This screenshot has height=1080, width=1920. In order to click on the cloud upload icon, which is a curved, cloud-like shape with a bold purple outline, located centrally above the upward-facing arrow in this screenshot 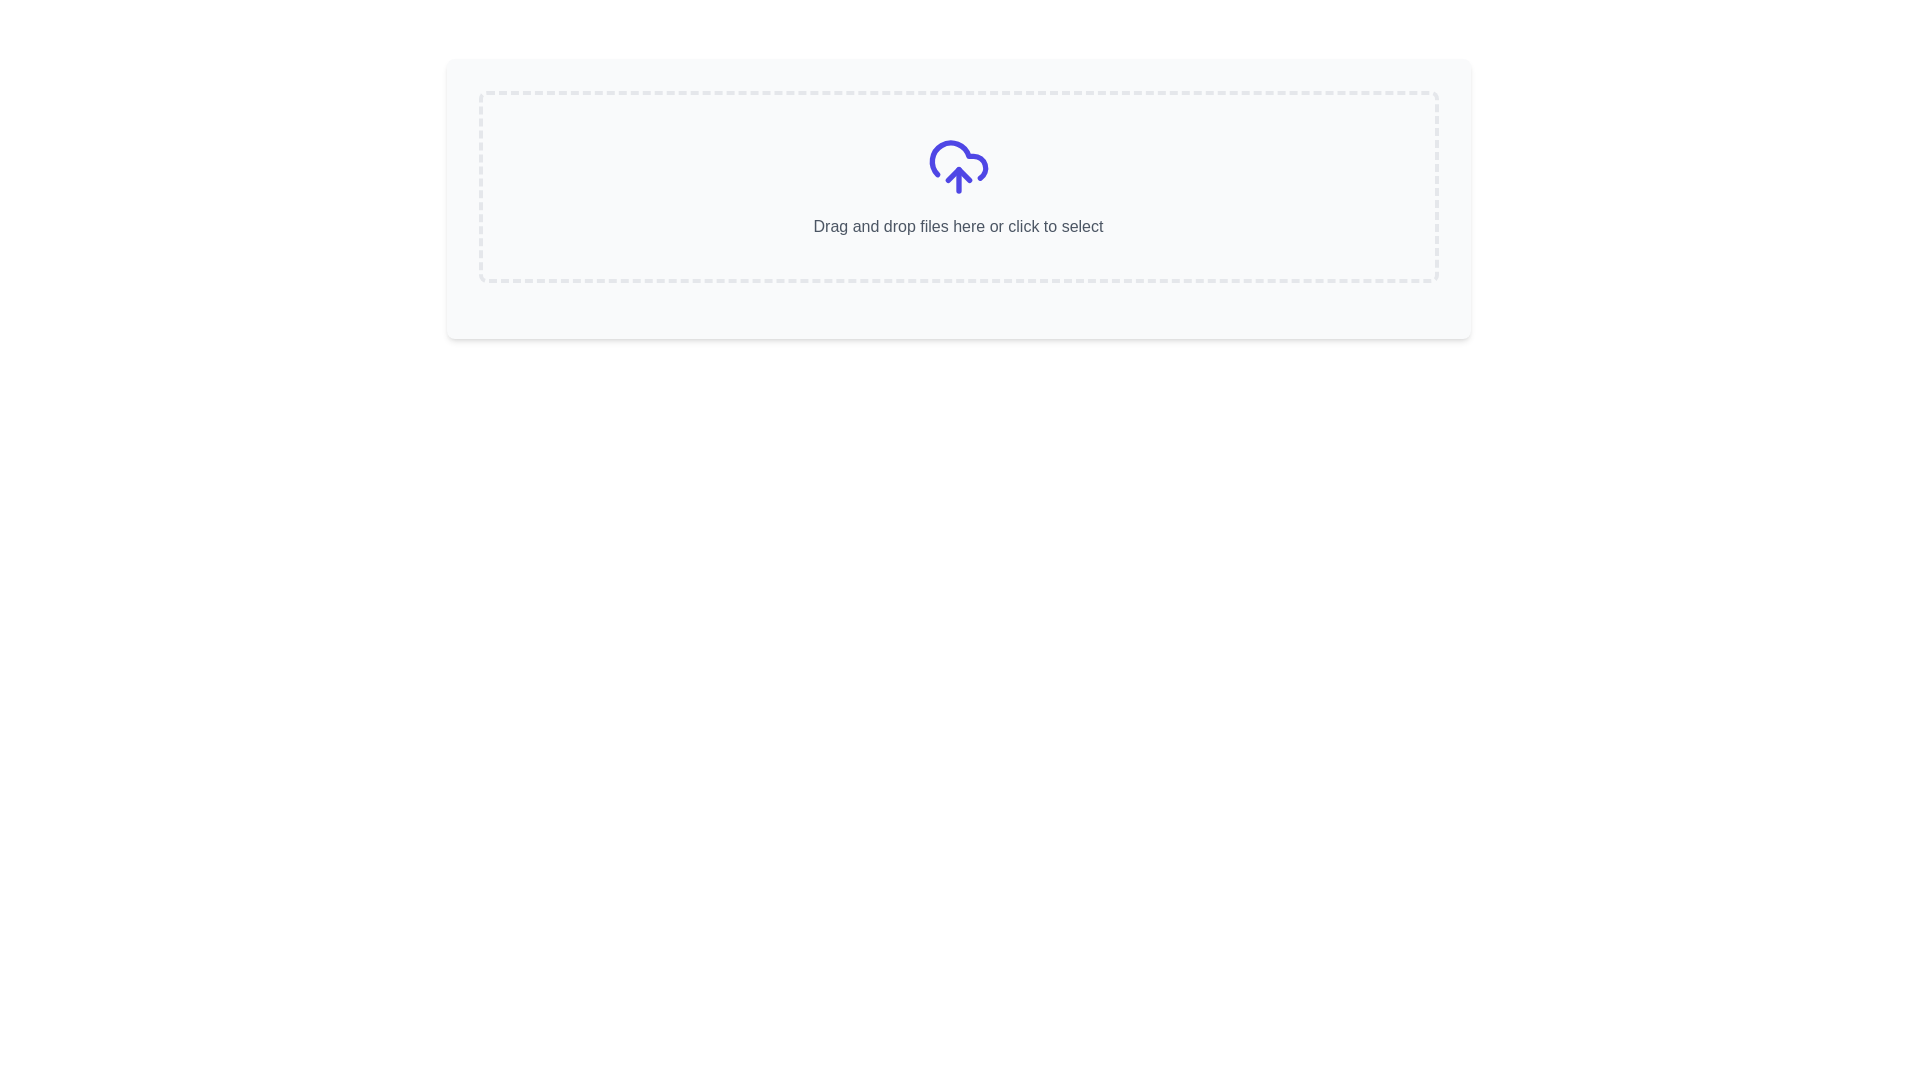, I will do `click(957, 159)`.